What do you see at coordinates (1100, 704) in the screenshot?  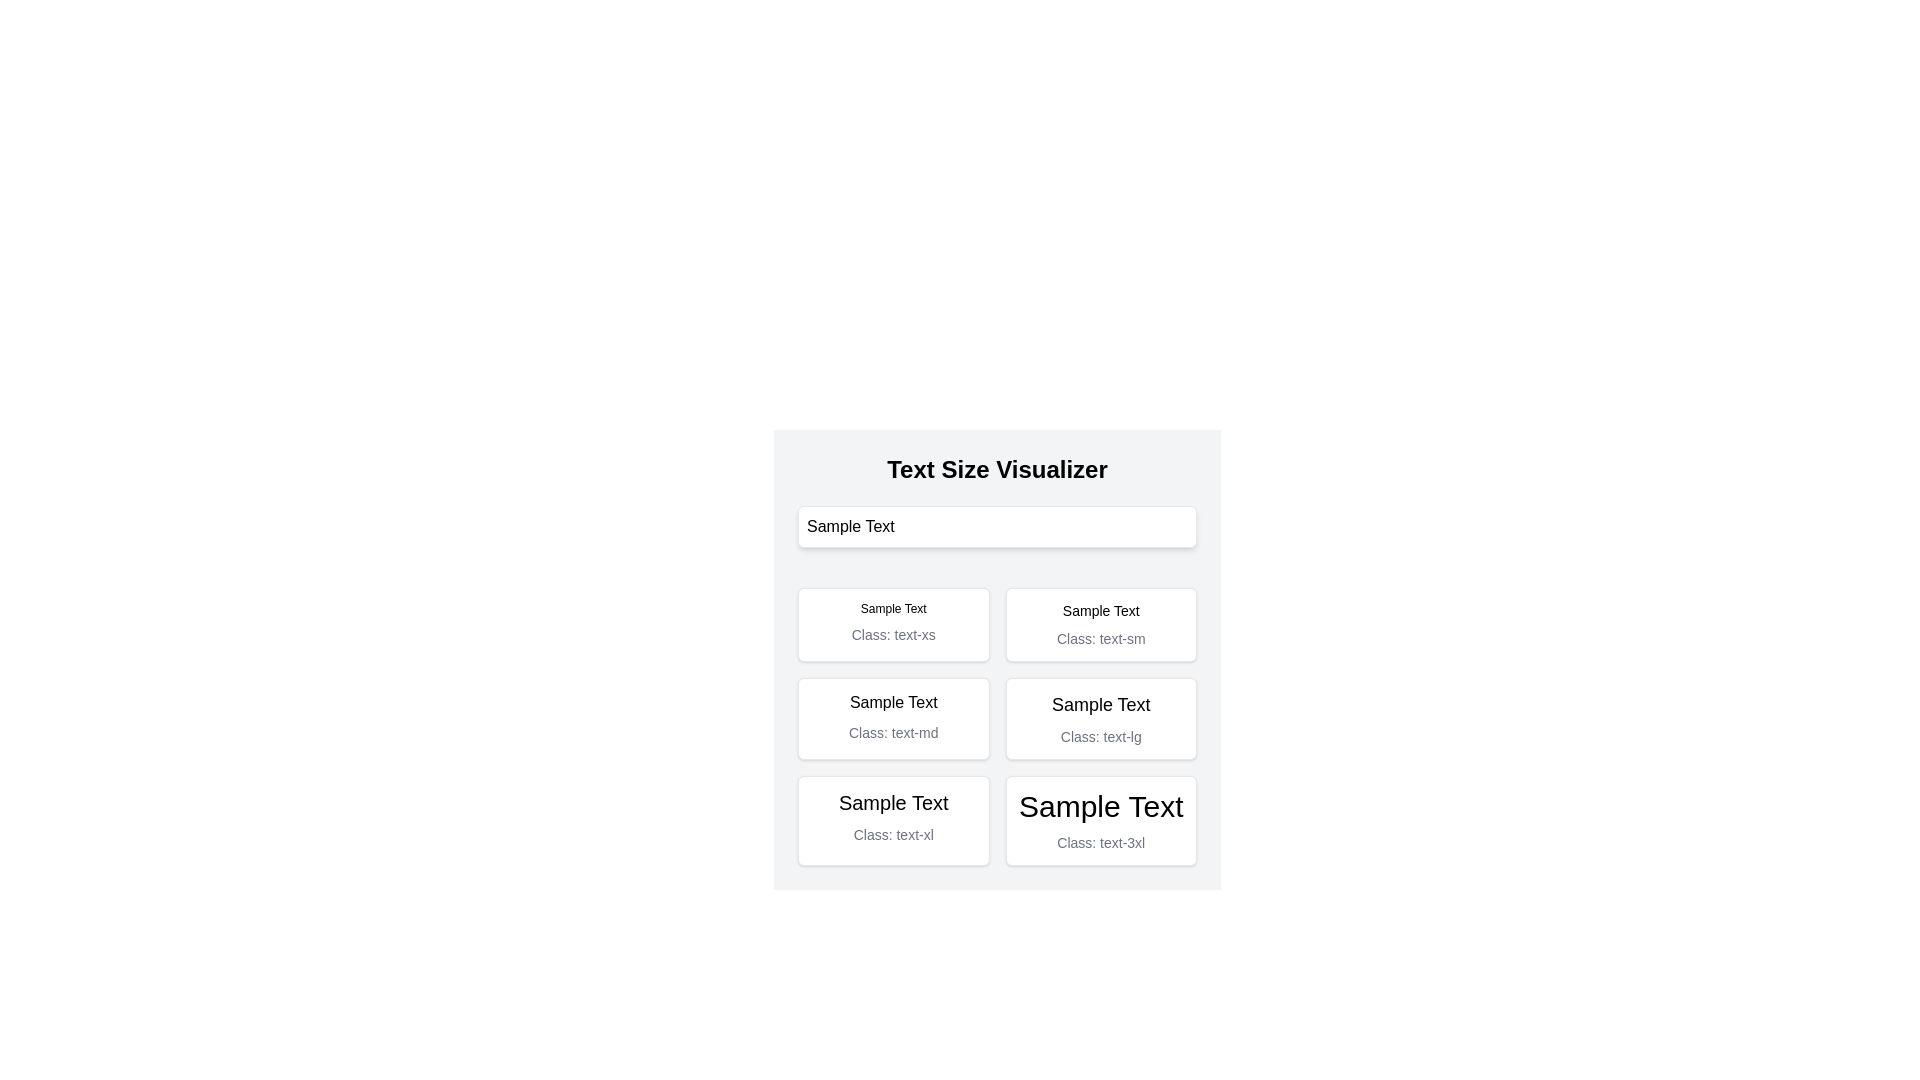 I see `the static text label displaying 'Sample Text', which is located in the center-right quadrant of the layout, above the smaller text 'Class: text-lg'` at bounding box center [1100, 704].